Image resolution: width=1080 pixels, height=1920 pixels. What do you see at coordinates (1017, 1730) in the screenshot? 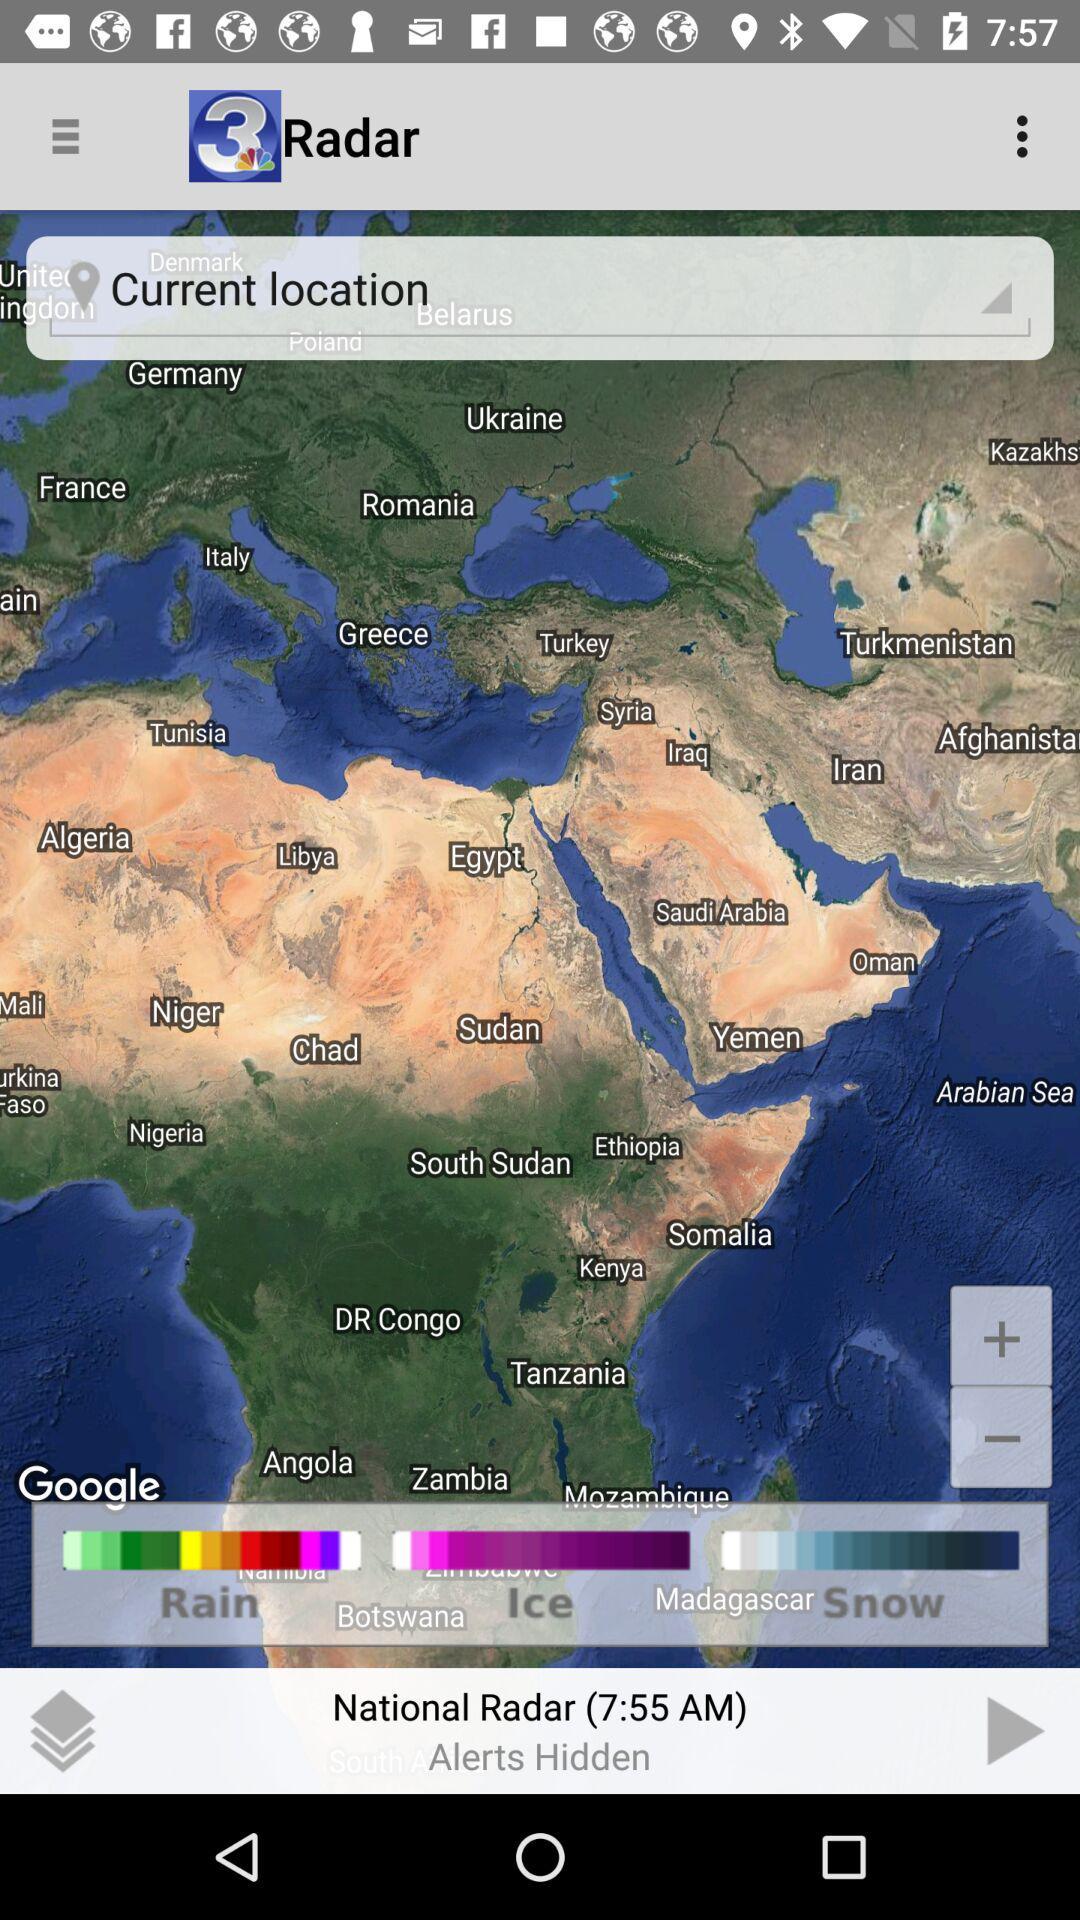
I see `the play icon` at bounding box center [1017, 1730].